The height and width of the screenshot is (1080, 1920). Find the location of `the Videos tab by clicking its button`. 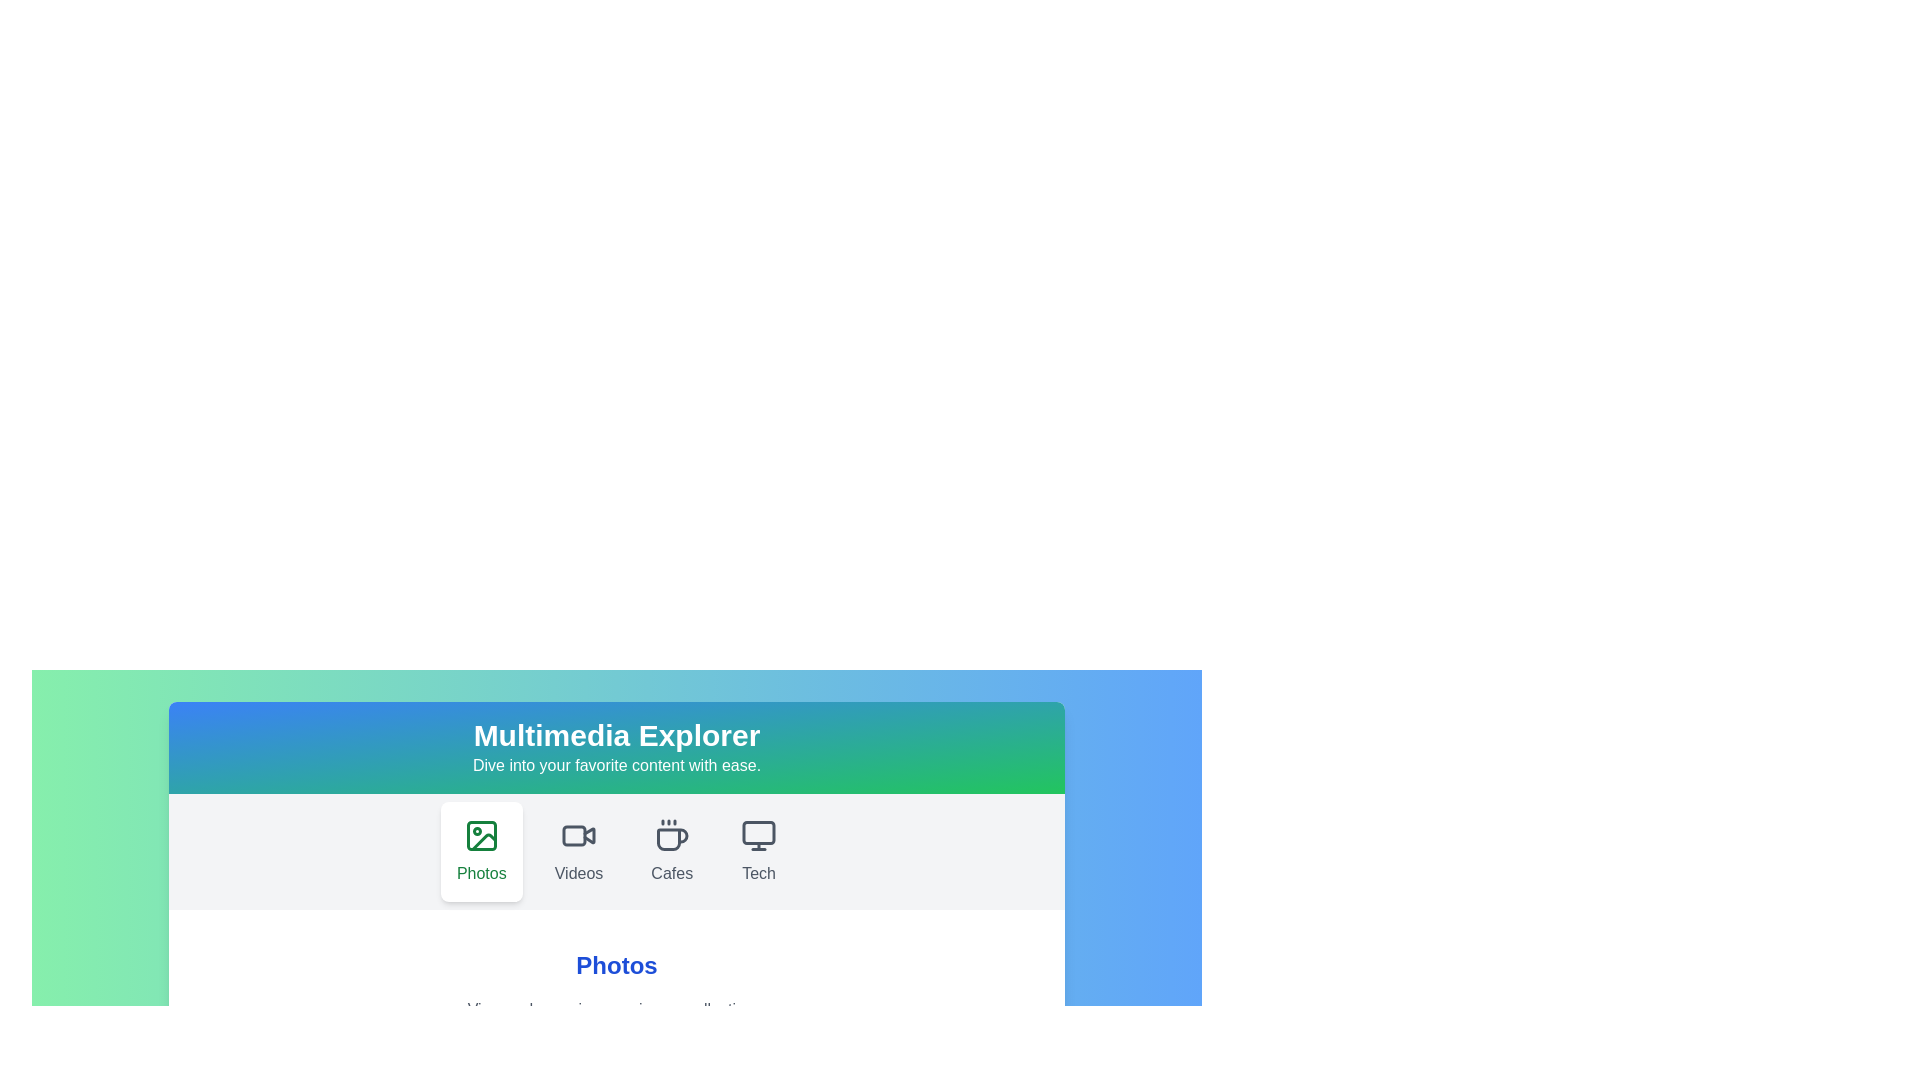

the Videos tab by clicking its button is located at coordinates (578, 852).